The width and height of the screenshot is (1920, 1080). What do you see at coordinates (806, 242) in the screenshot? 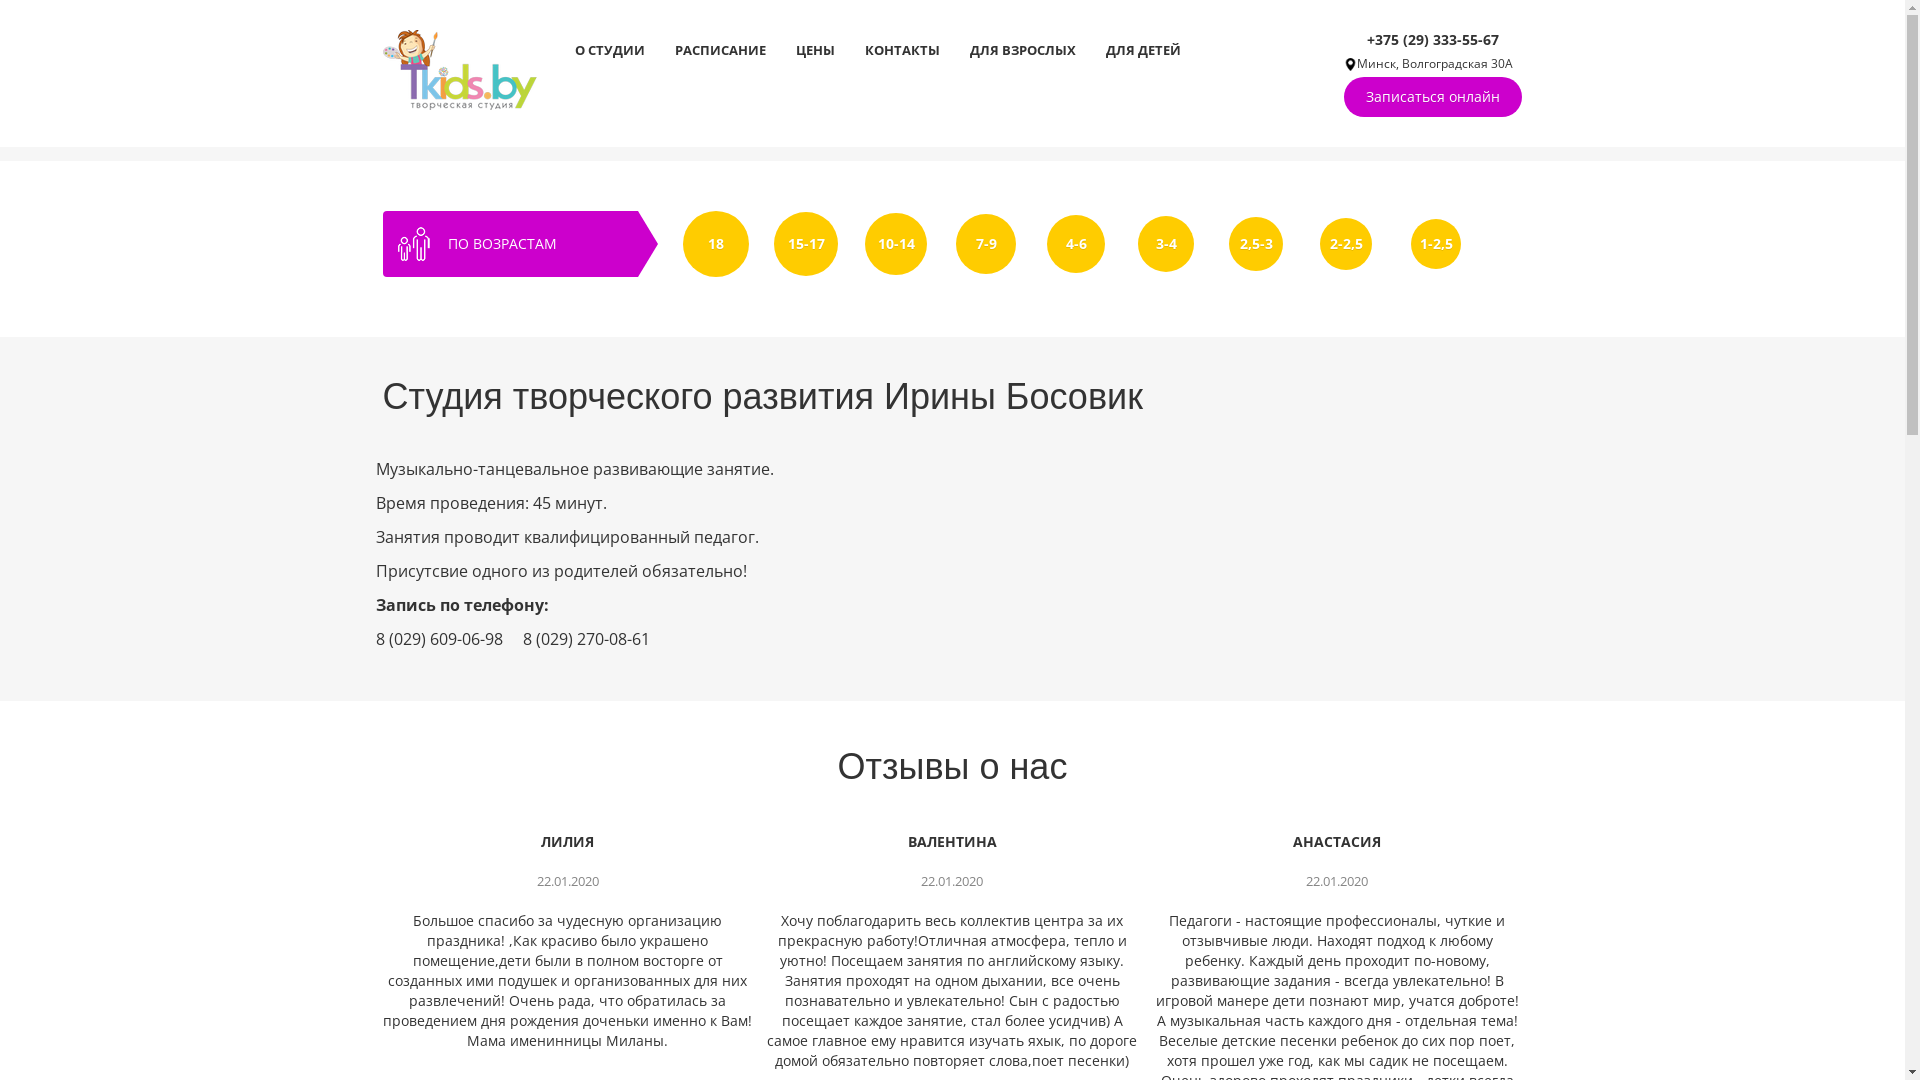
I see `'15-17'` at bounding box center [806, 242].